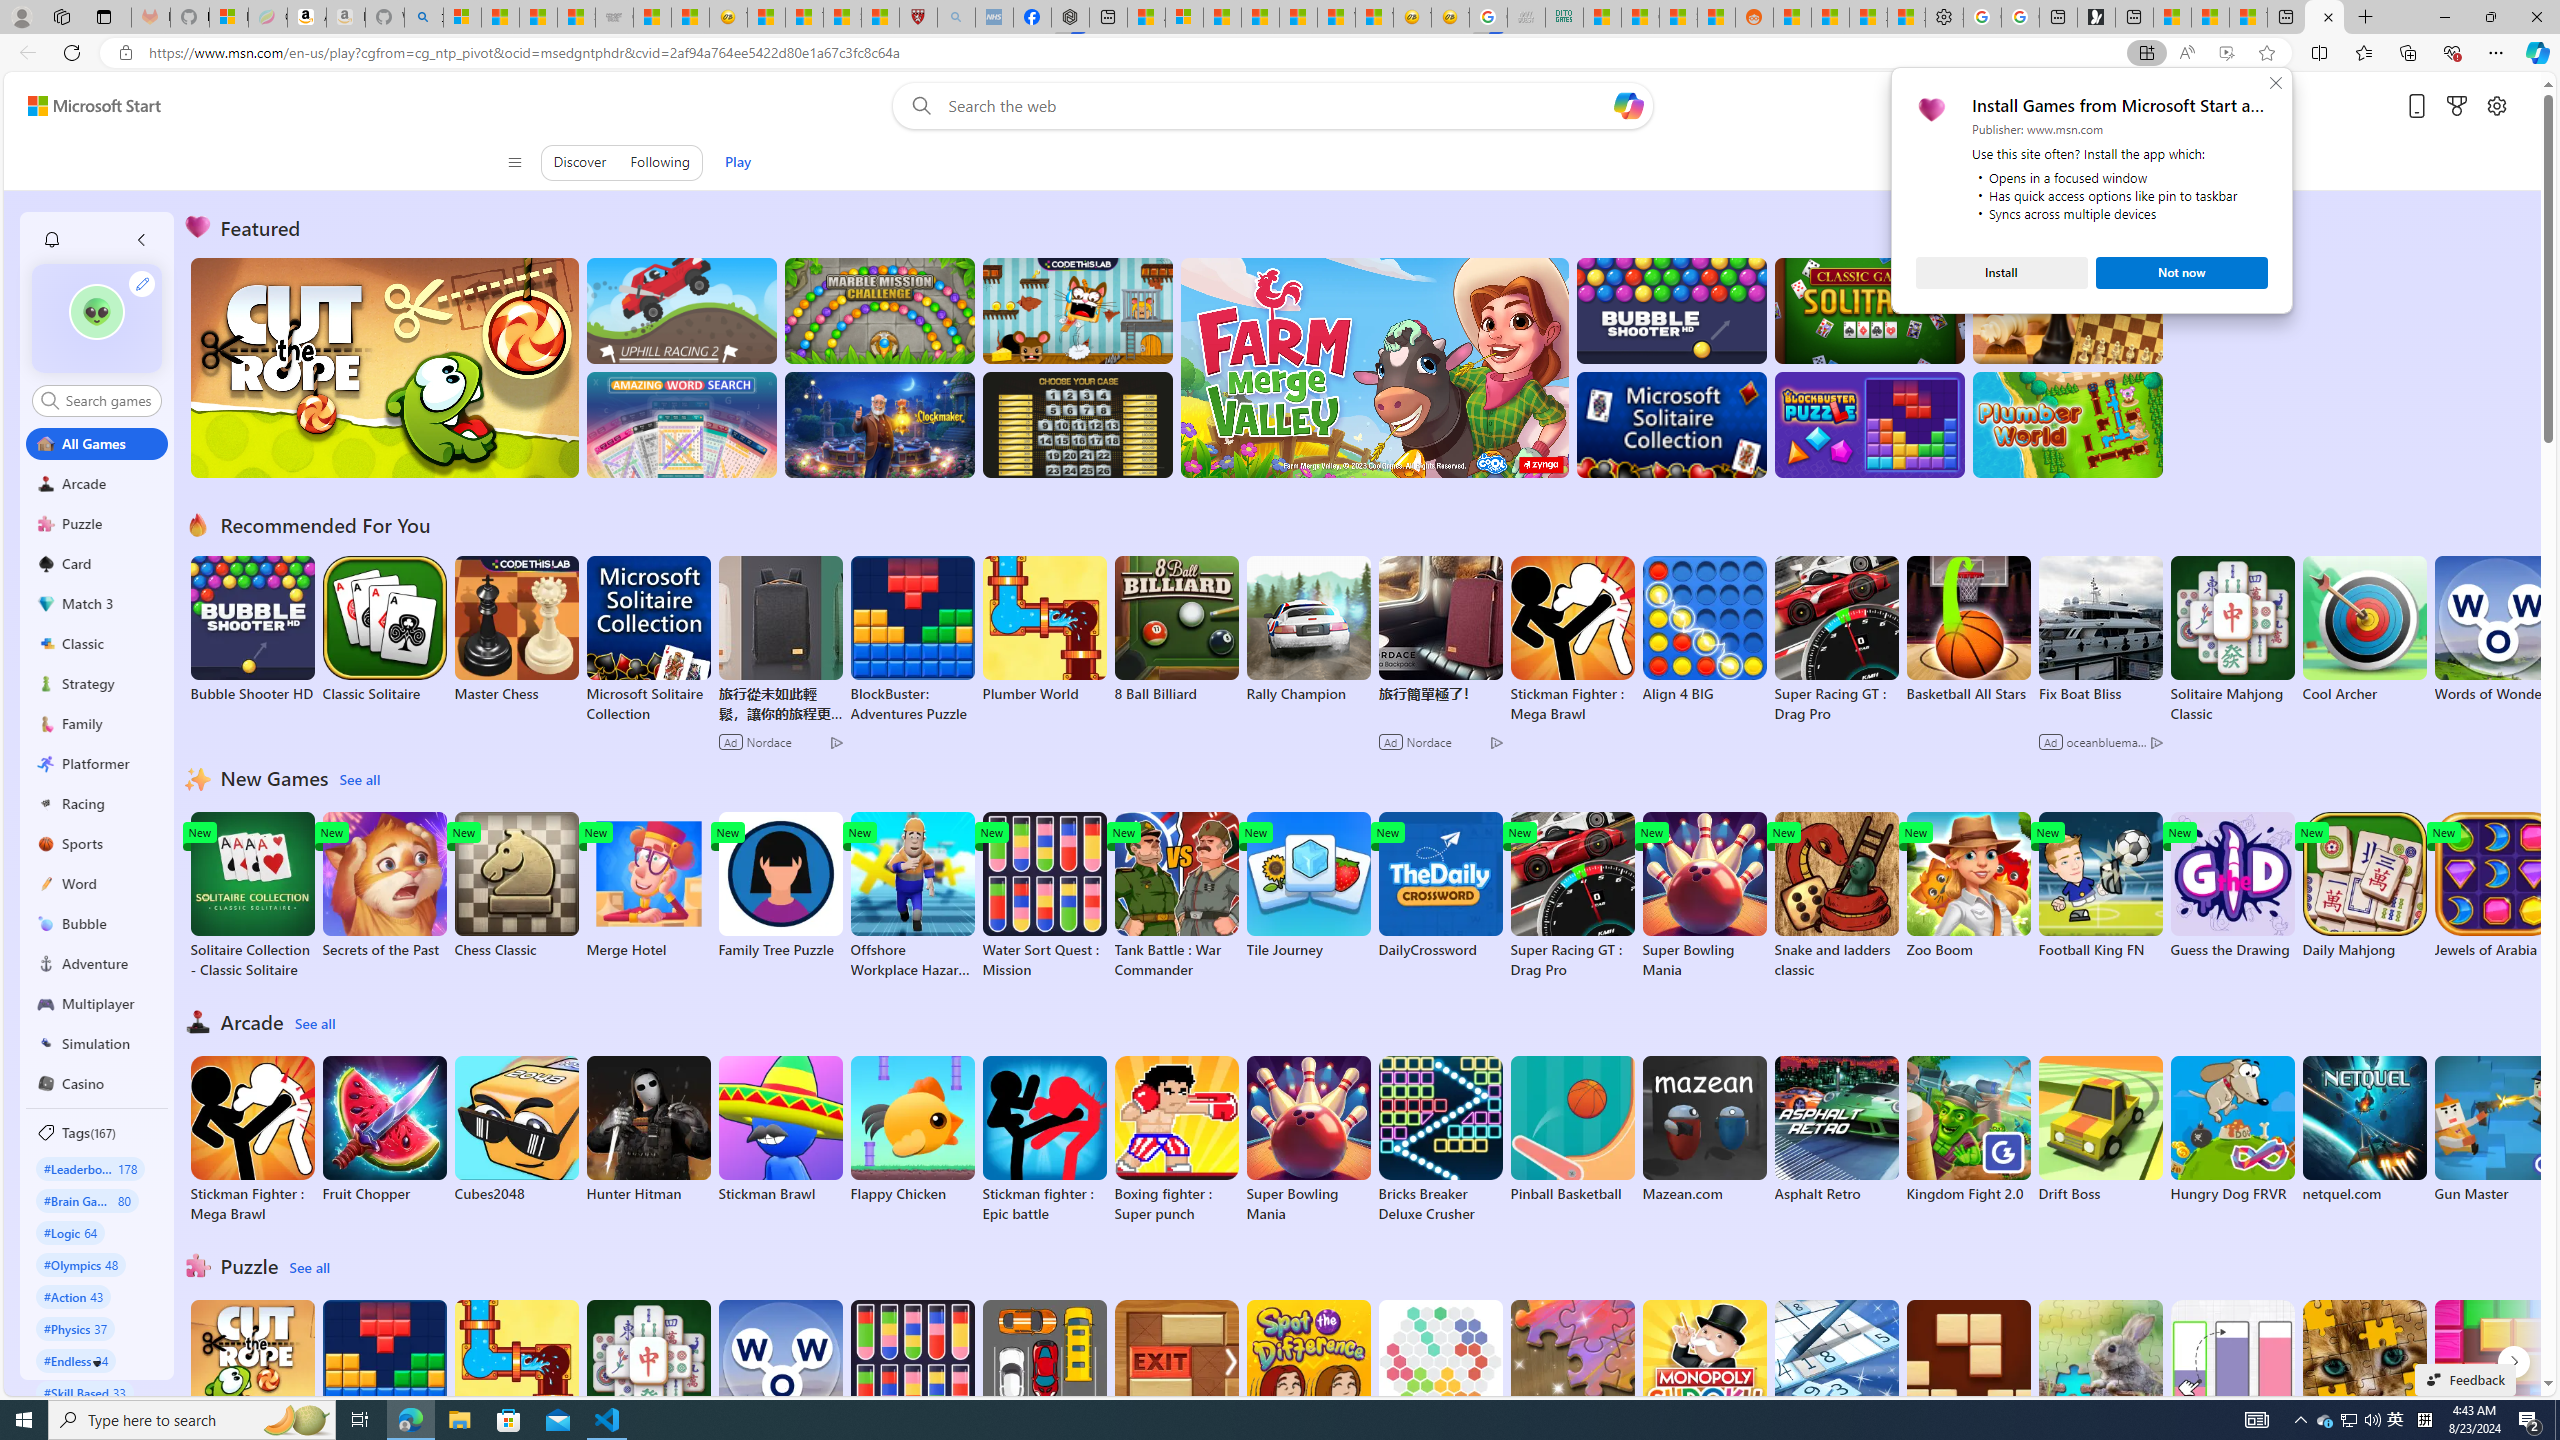 The image size is (2560, 1440). I want to click on 'Bubble Shooter HD', so click(252, 629).